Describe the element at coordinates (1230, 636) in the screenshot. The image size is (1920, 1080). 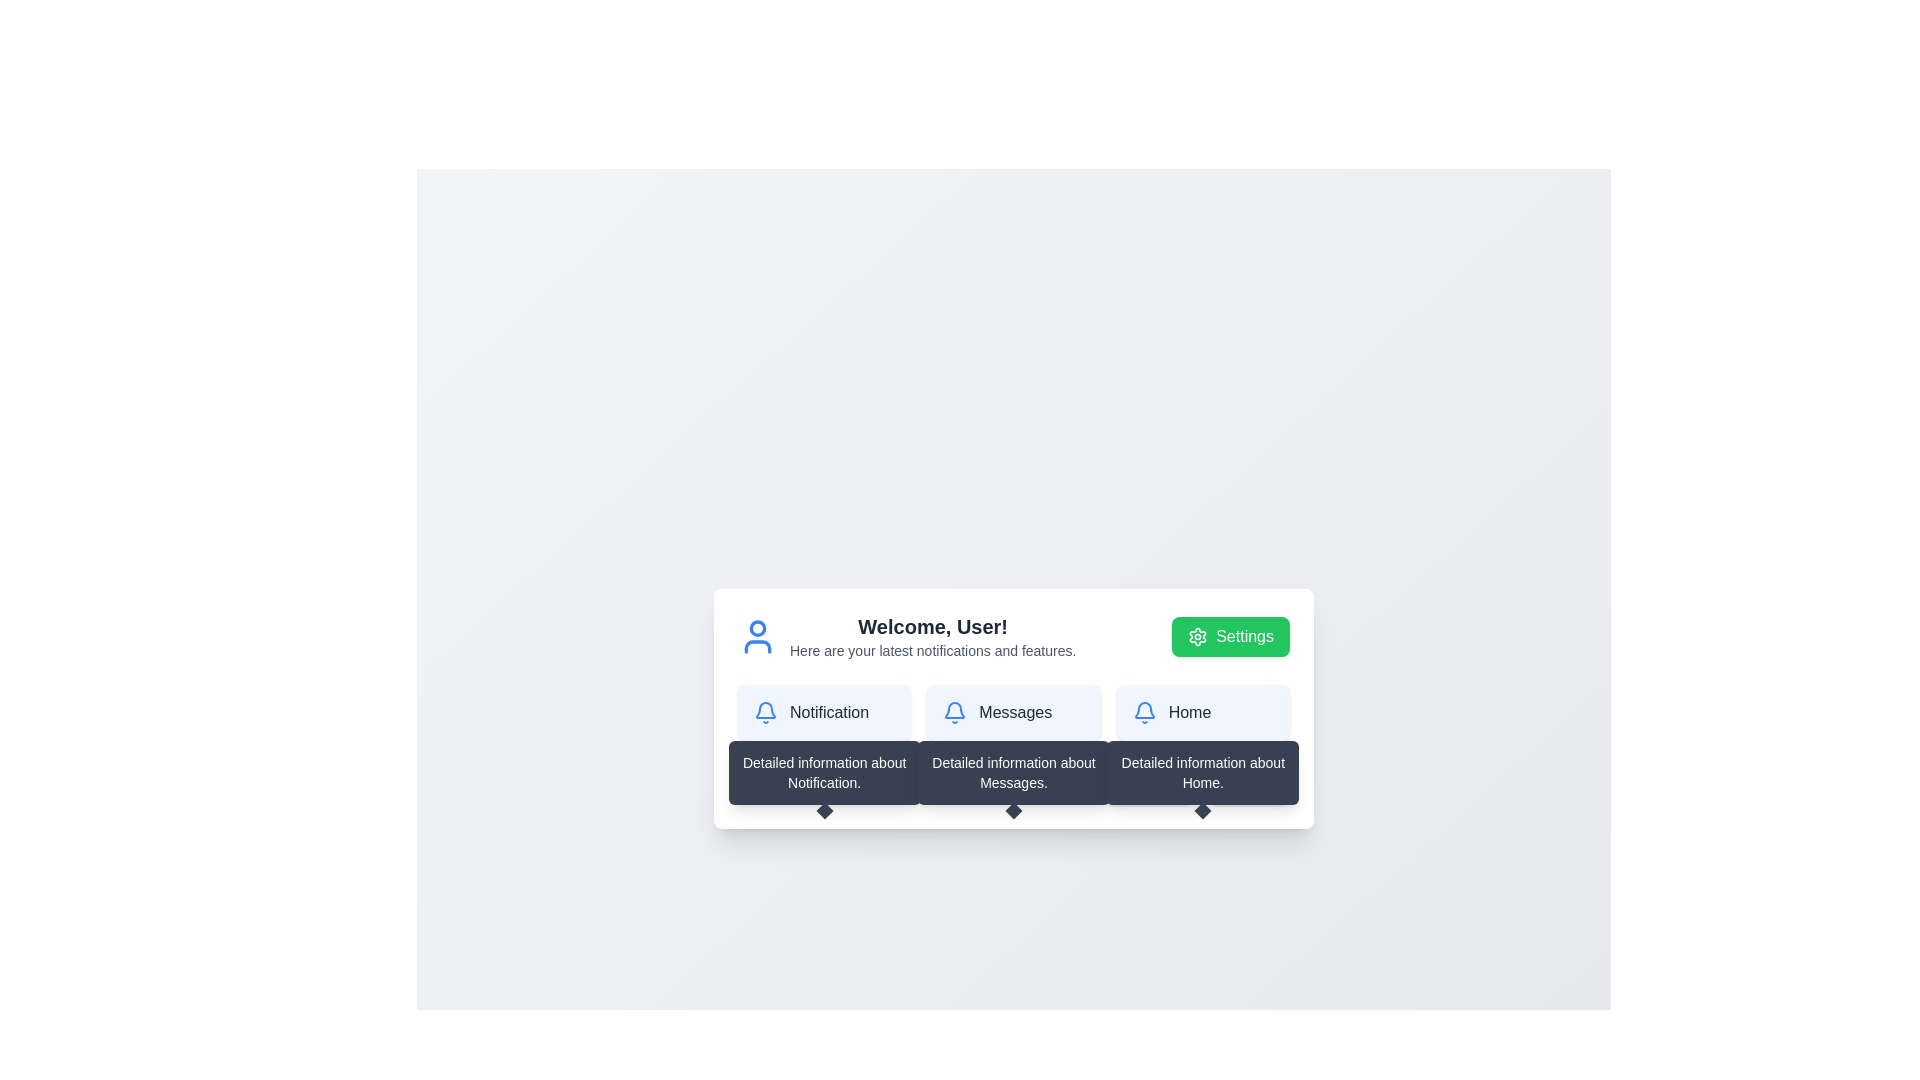
I see `the 'Settings' button, which is a rectangular button with rounded corners, green background, white text, and a gear icon to change its background color` at that location.